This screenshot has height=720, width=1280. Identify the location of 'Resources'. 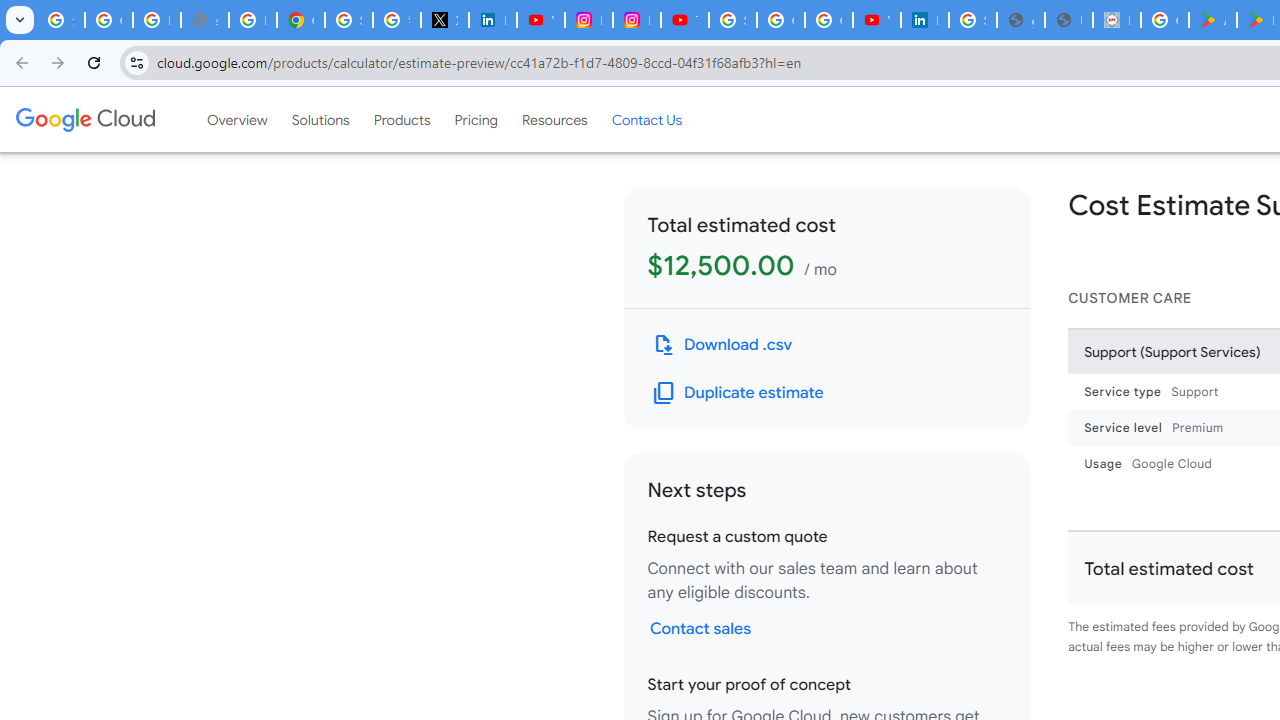
(554, 119).